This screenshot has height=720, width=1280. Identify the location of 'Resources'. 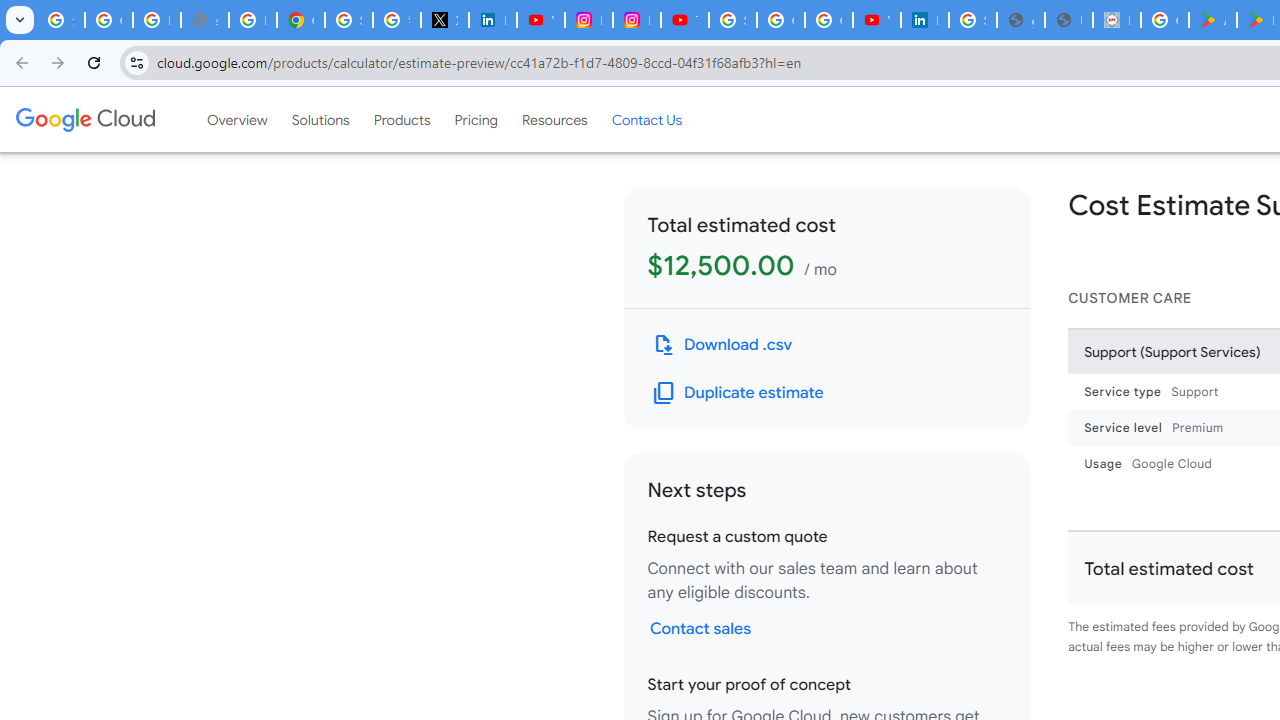
(554, 119).